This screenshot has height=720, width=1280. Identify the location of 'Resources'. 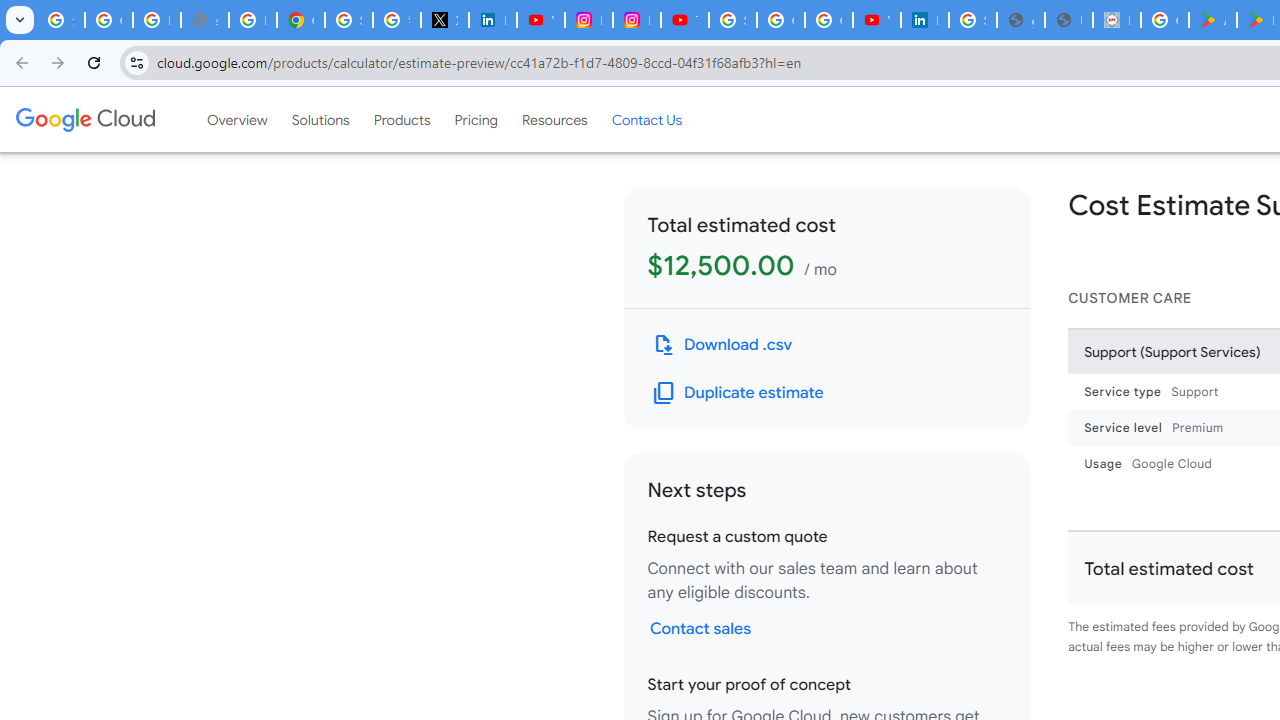
(554, 119).